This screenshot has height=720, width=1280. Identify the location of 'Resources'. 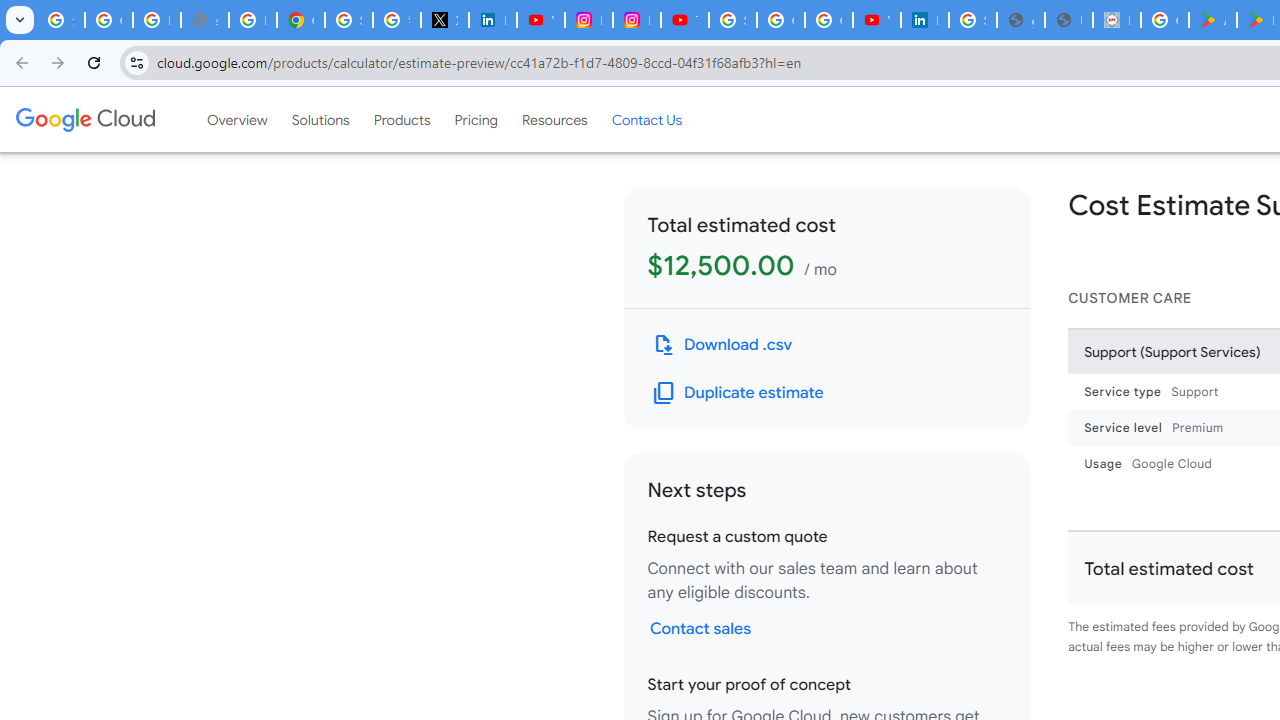
(554, 119).